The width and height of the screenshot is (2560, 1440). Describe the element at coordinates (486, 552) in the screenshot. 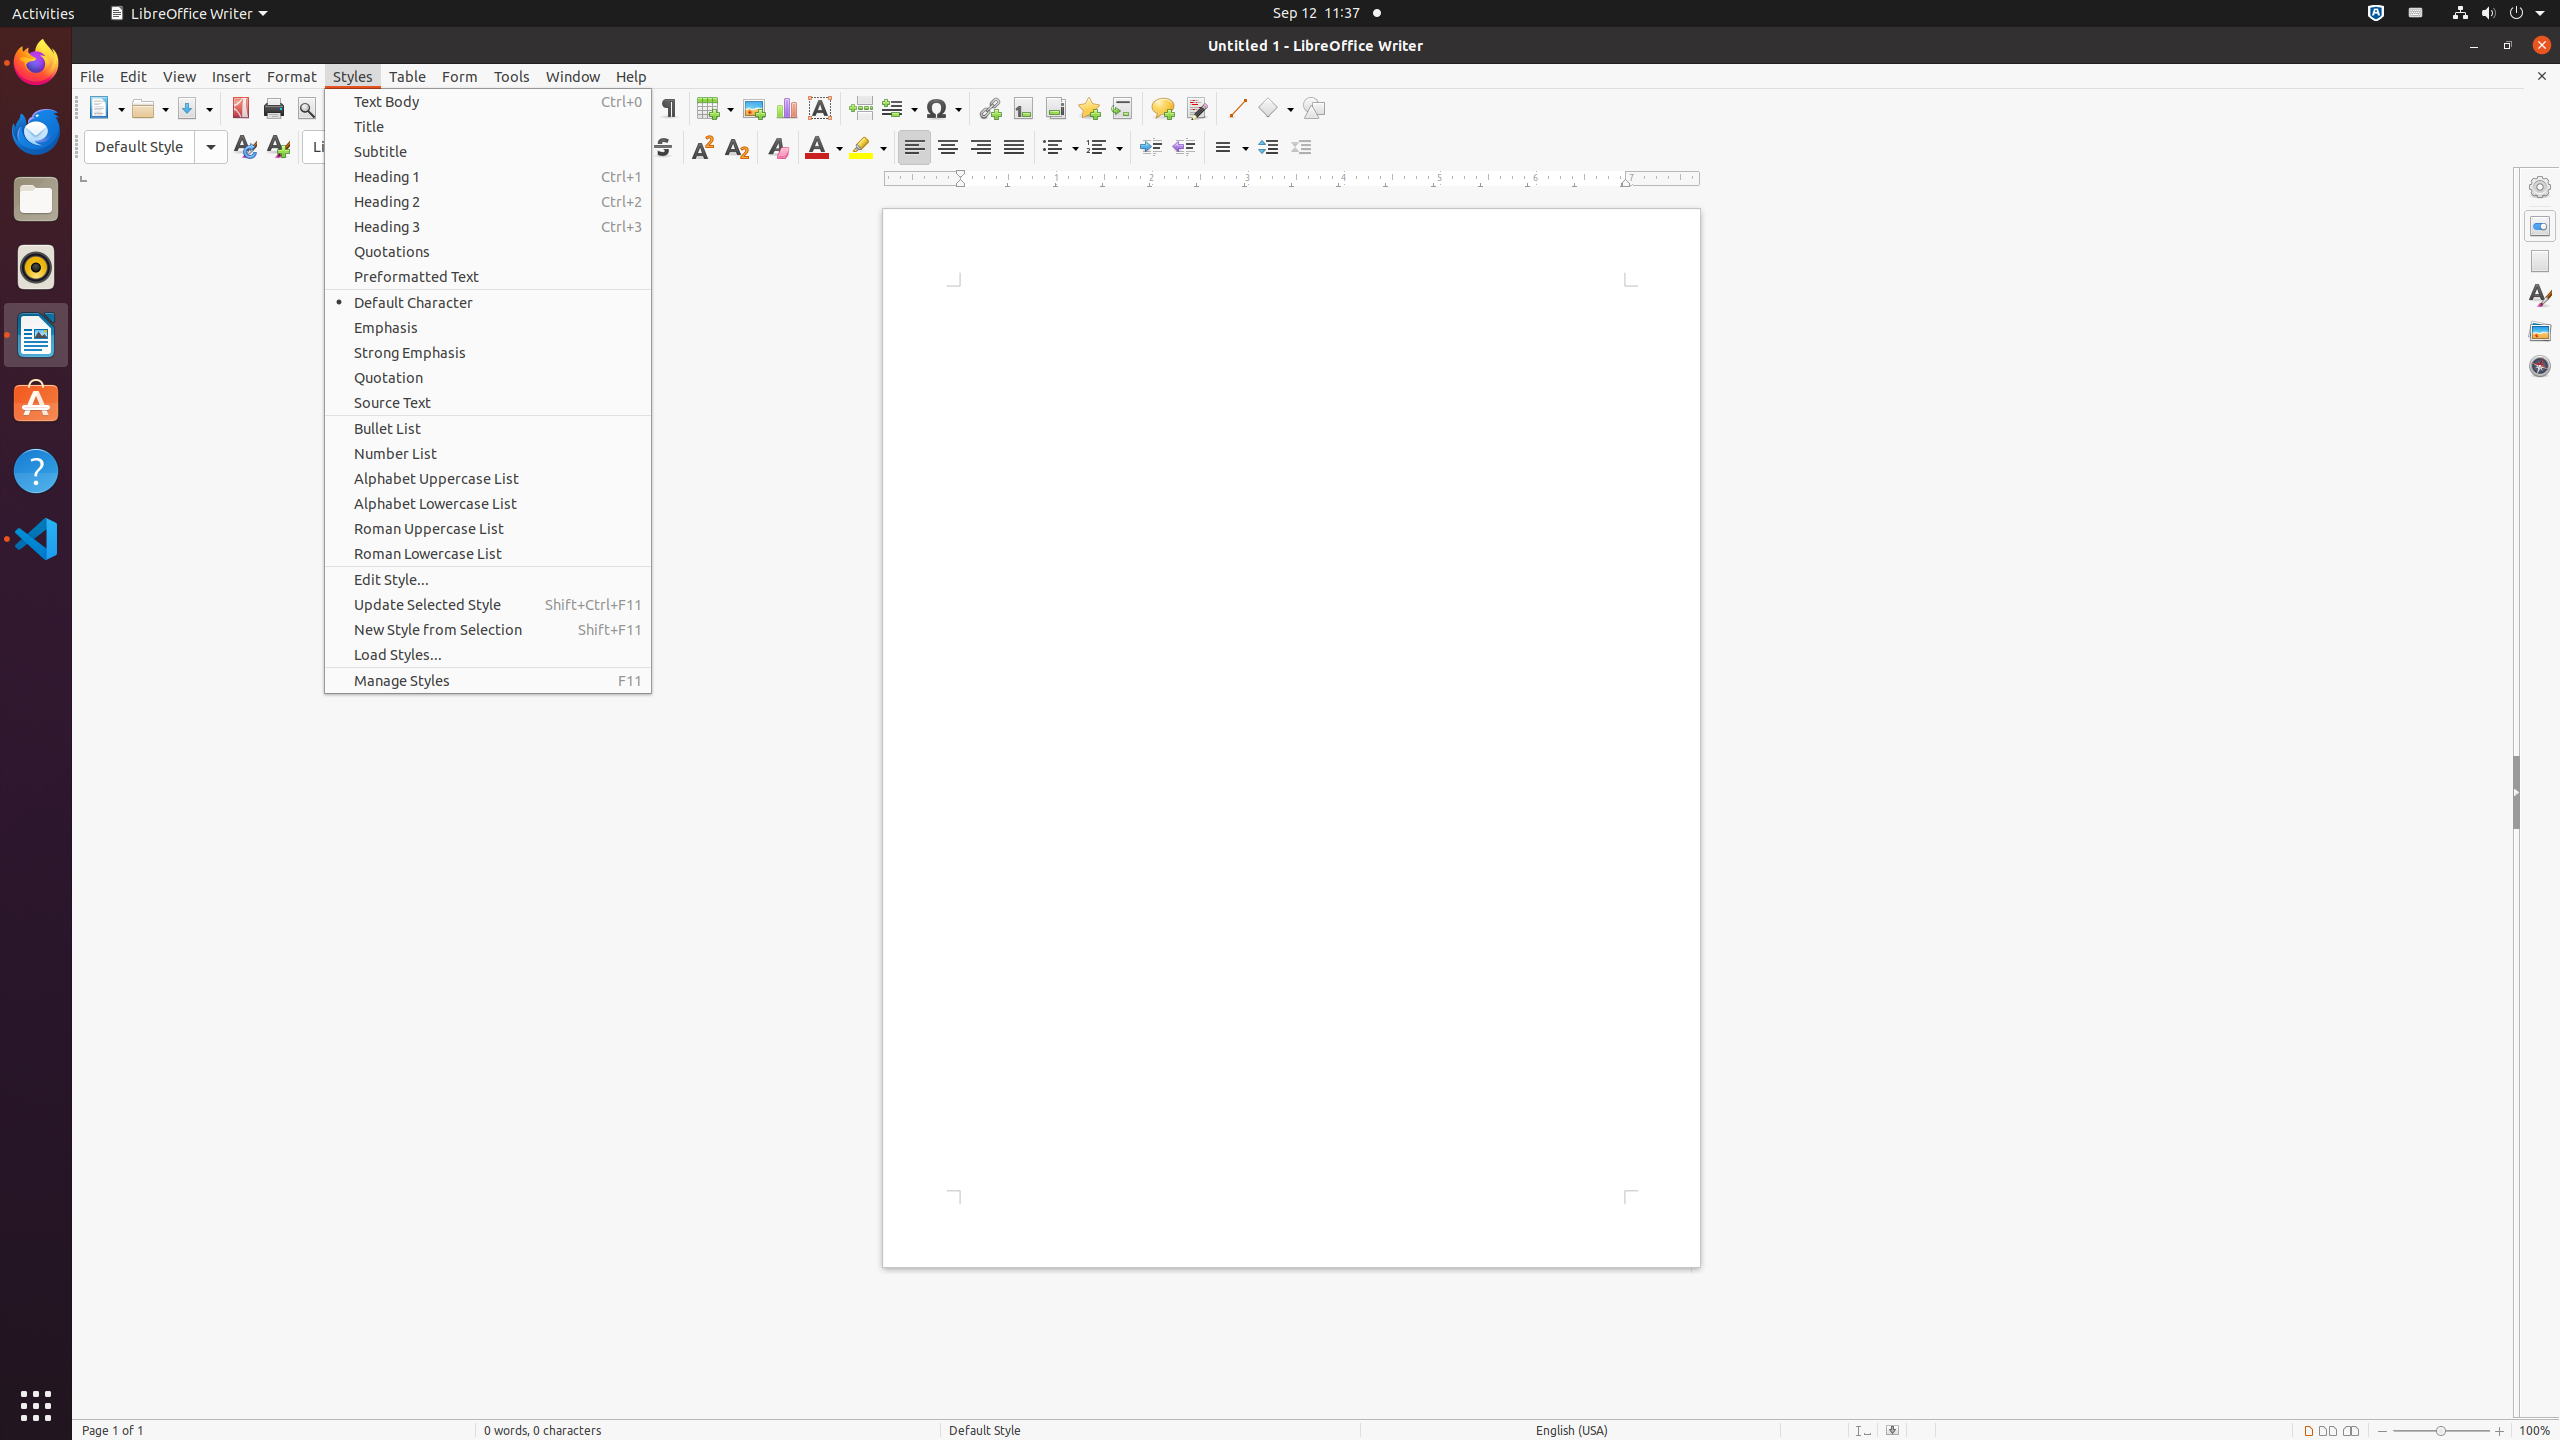

I see `'Roman Lowercase List'` at that location.